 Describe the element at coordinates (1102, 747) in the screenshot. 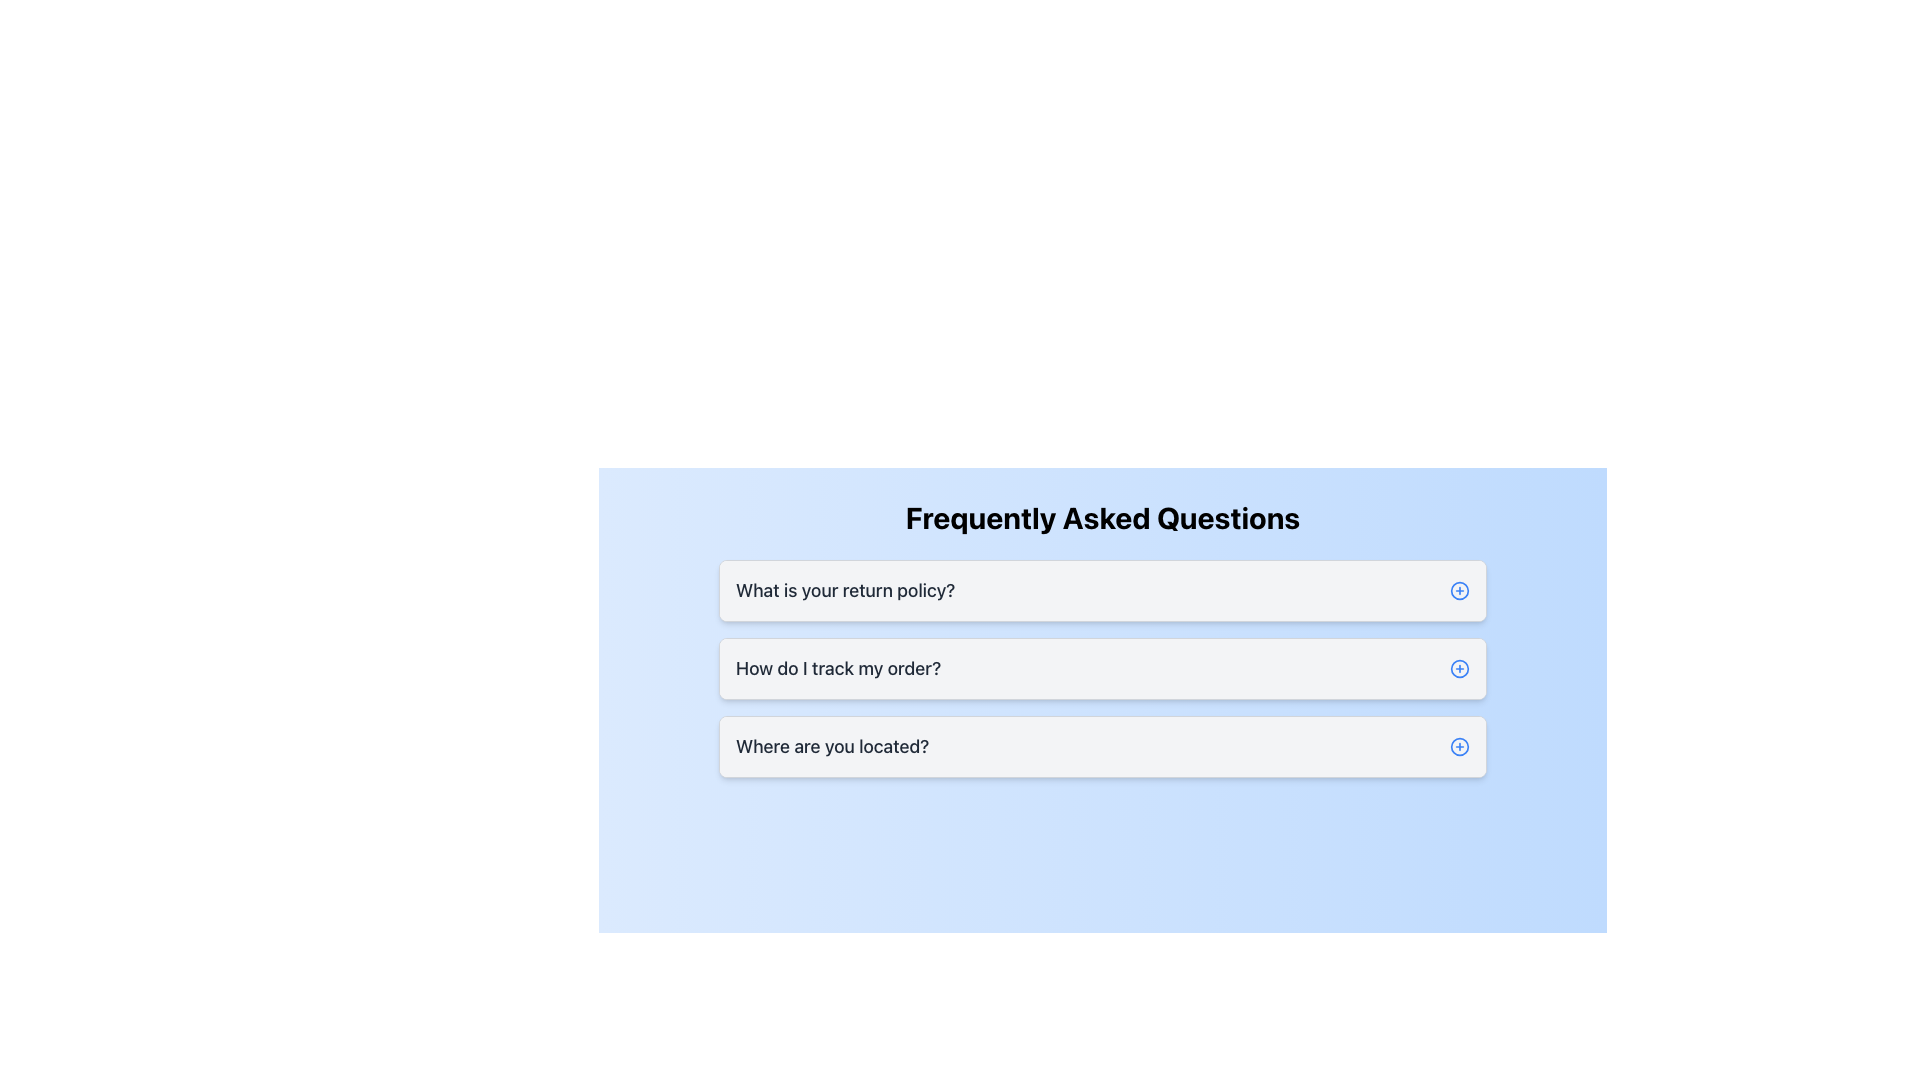

I see `the question toggle for 'Where are you located?'` at that location.